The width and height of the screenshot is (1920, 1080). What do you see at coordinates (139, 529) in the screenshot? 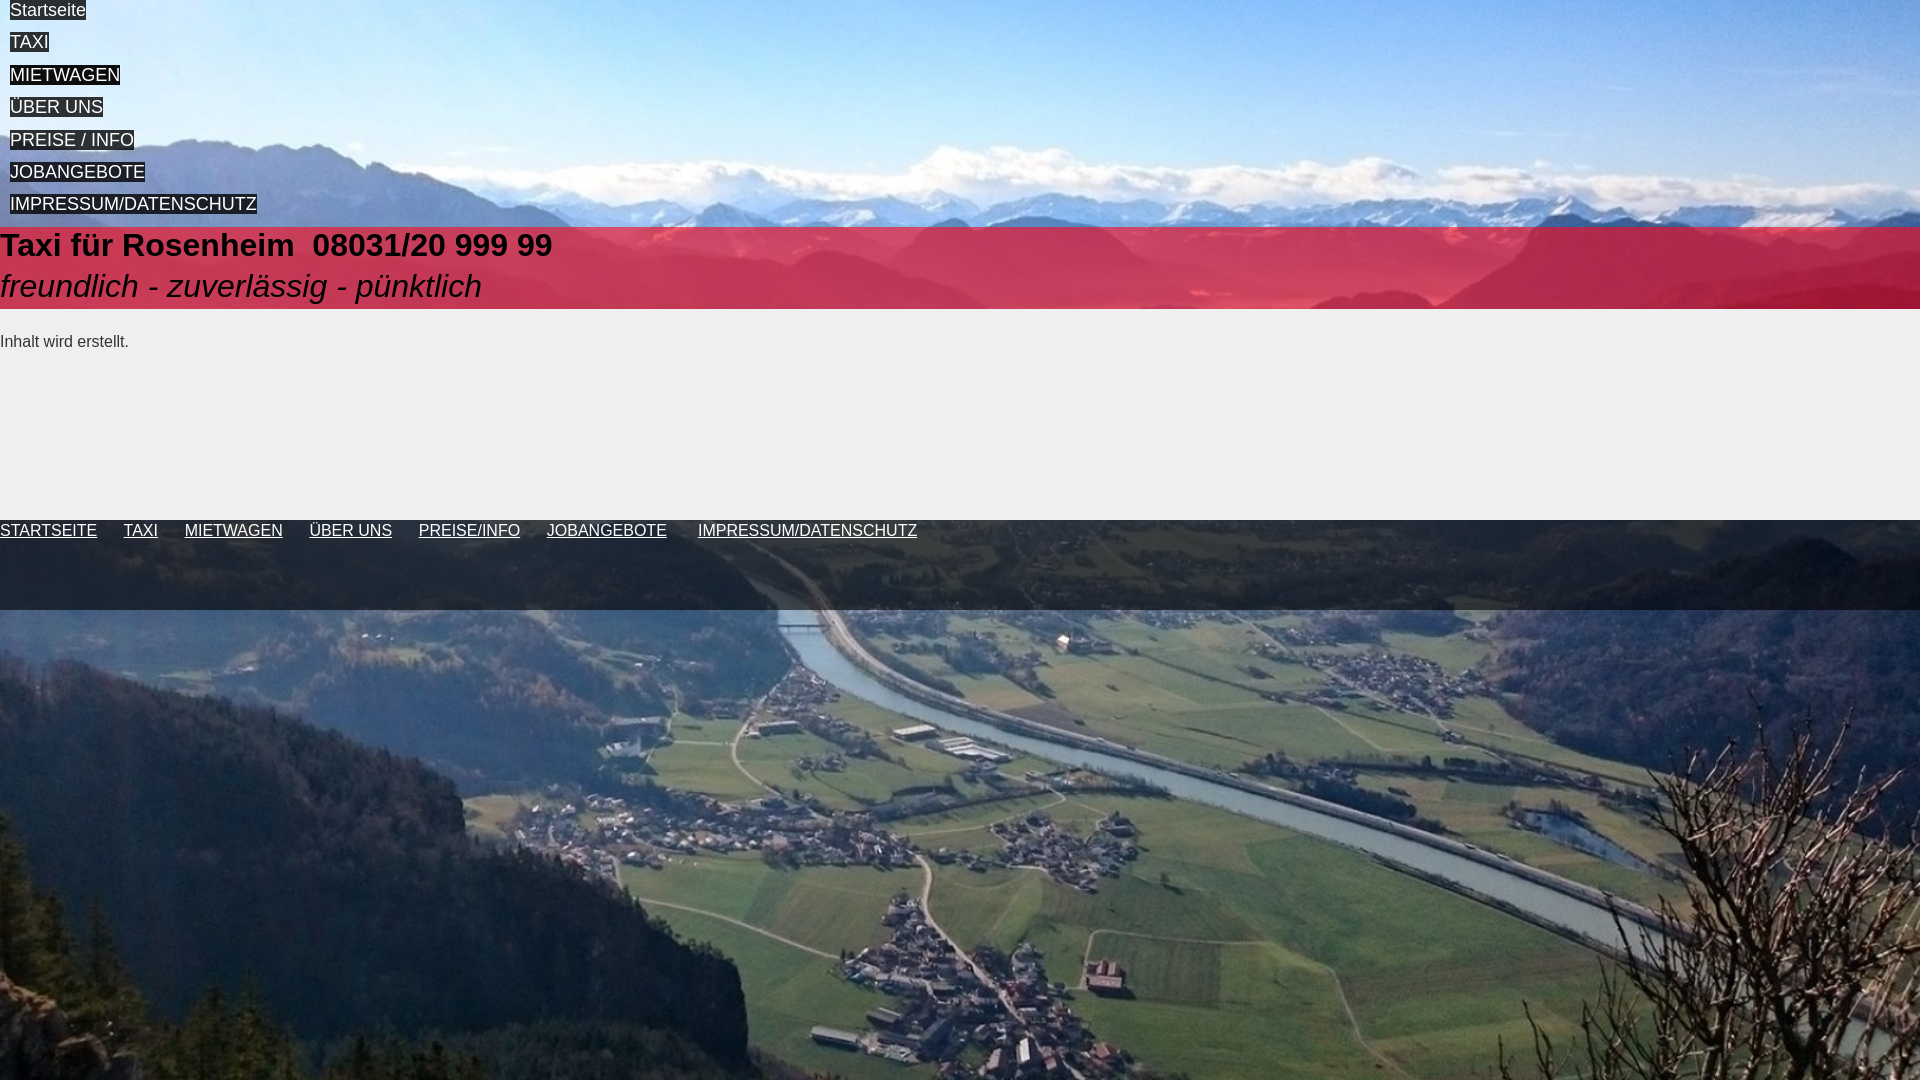
I see `'TAXI'` at bounding box center [139, 529].